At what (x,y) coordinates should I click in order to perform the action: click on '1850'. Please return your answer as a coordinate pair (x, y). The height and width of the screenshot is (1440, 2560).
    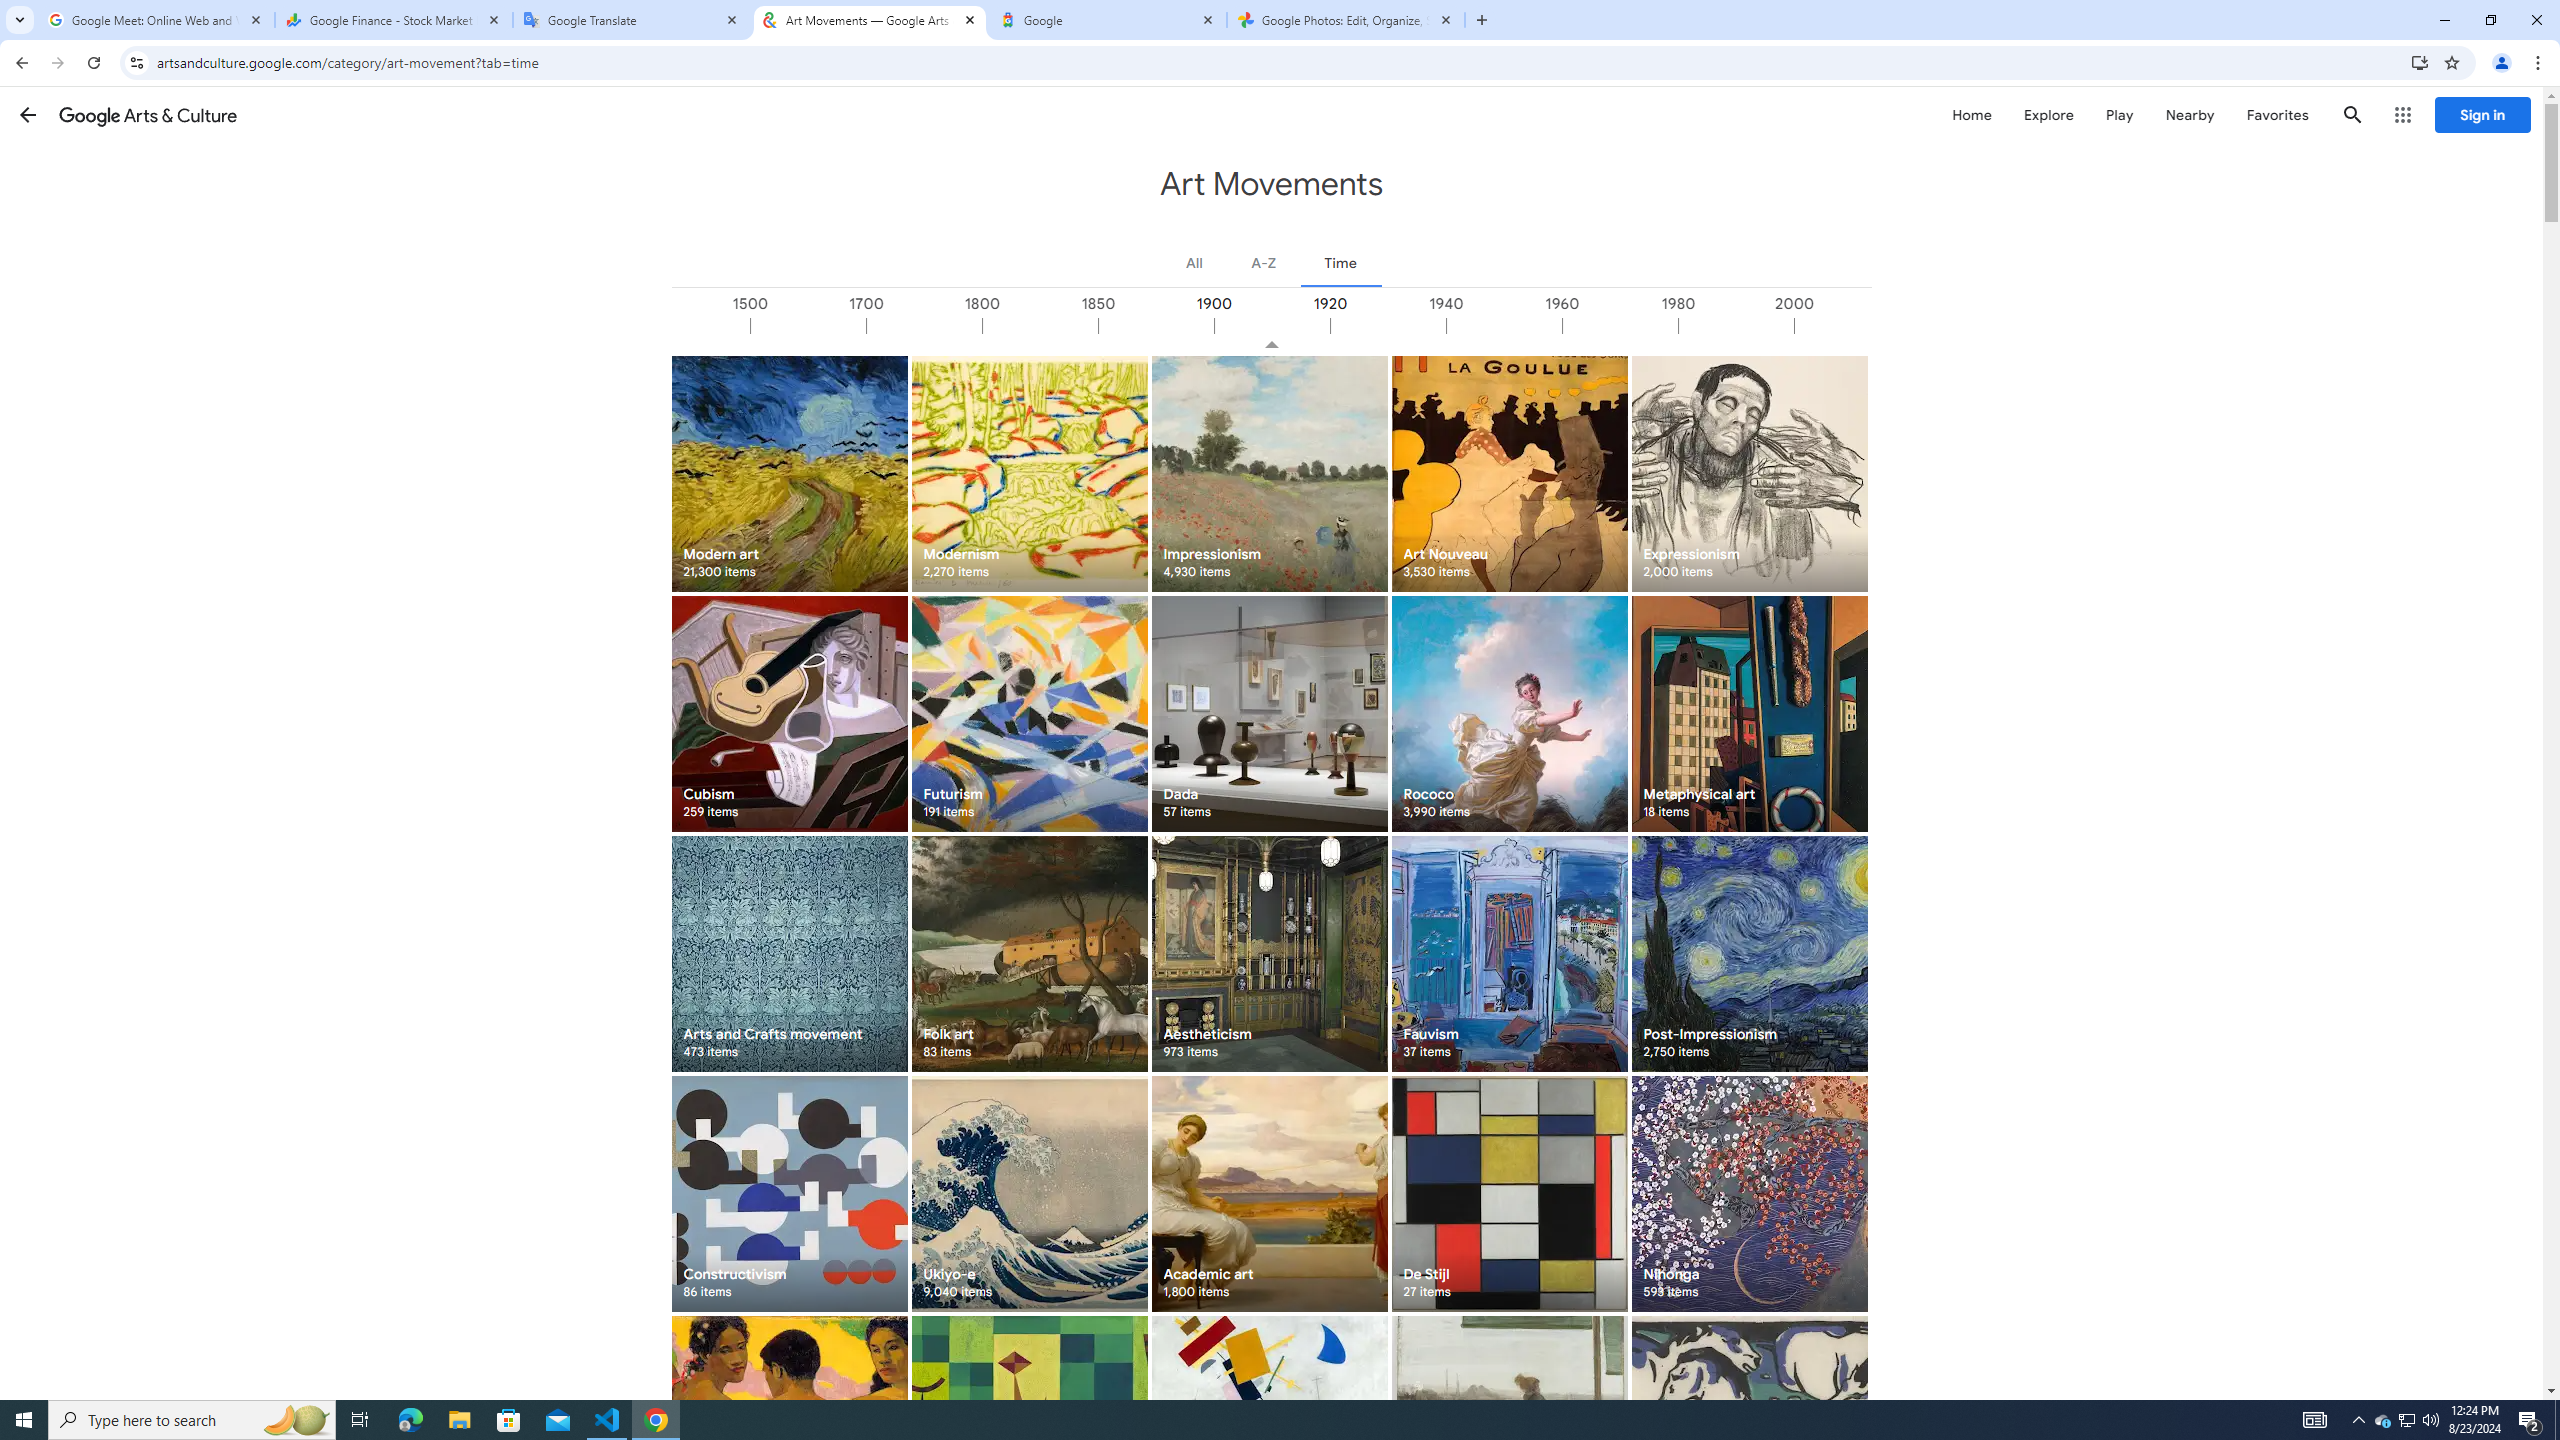
    Looking at the image, I should click on (1154, 325).